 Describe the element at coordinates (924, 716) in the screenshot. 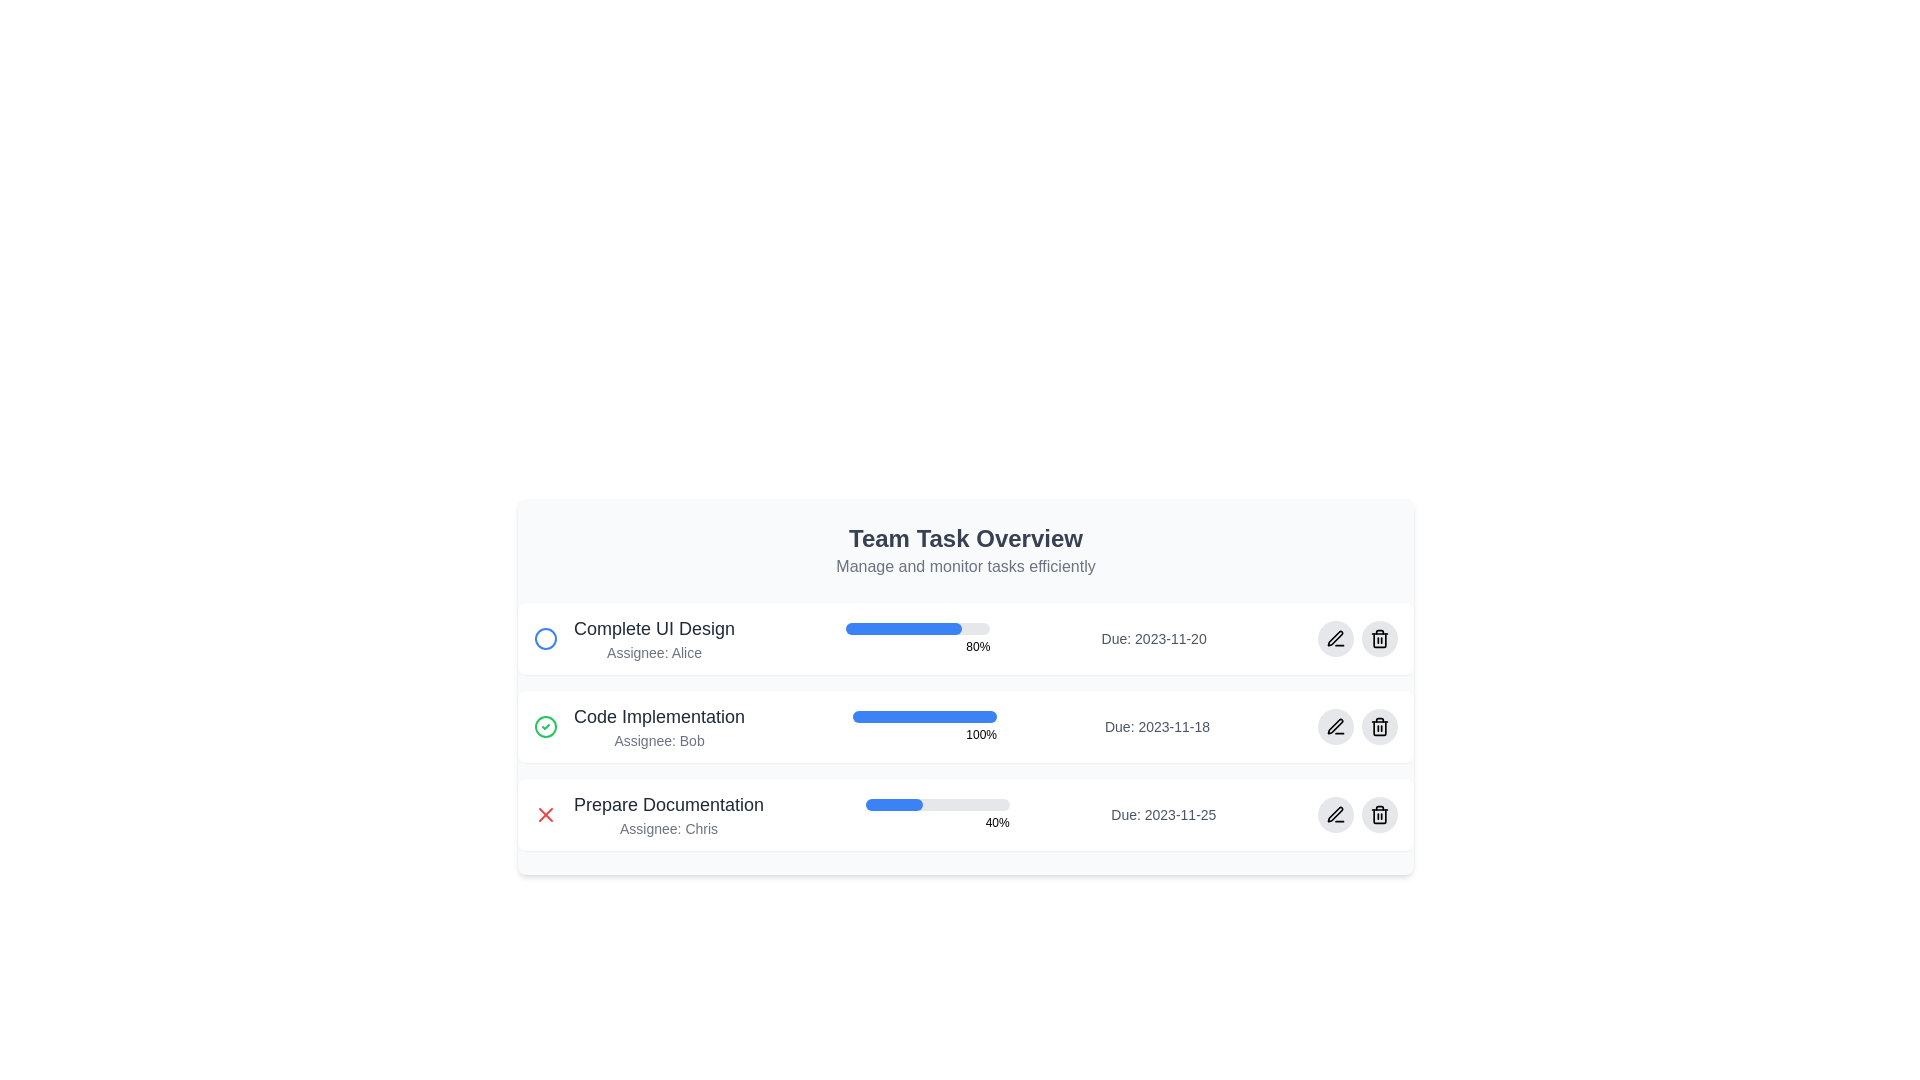

I see `the visual progress level of the progress bar for the second item, 'Code Implementation', in the task list, which is centrally positioned within its list item` at that location.